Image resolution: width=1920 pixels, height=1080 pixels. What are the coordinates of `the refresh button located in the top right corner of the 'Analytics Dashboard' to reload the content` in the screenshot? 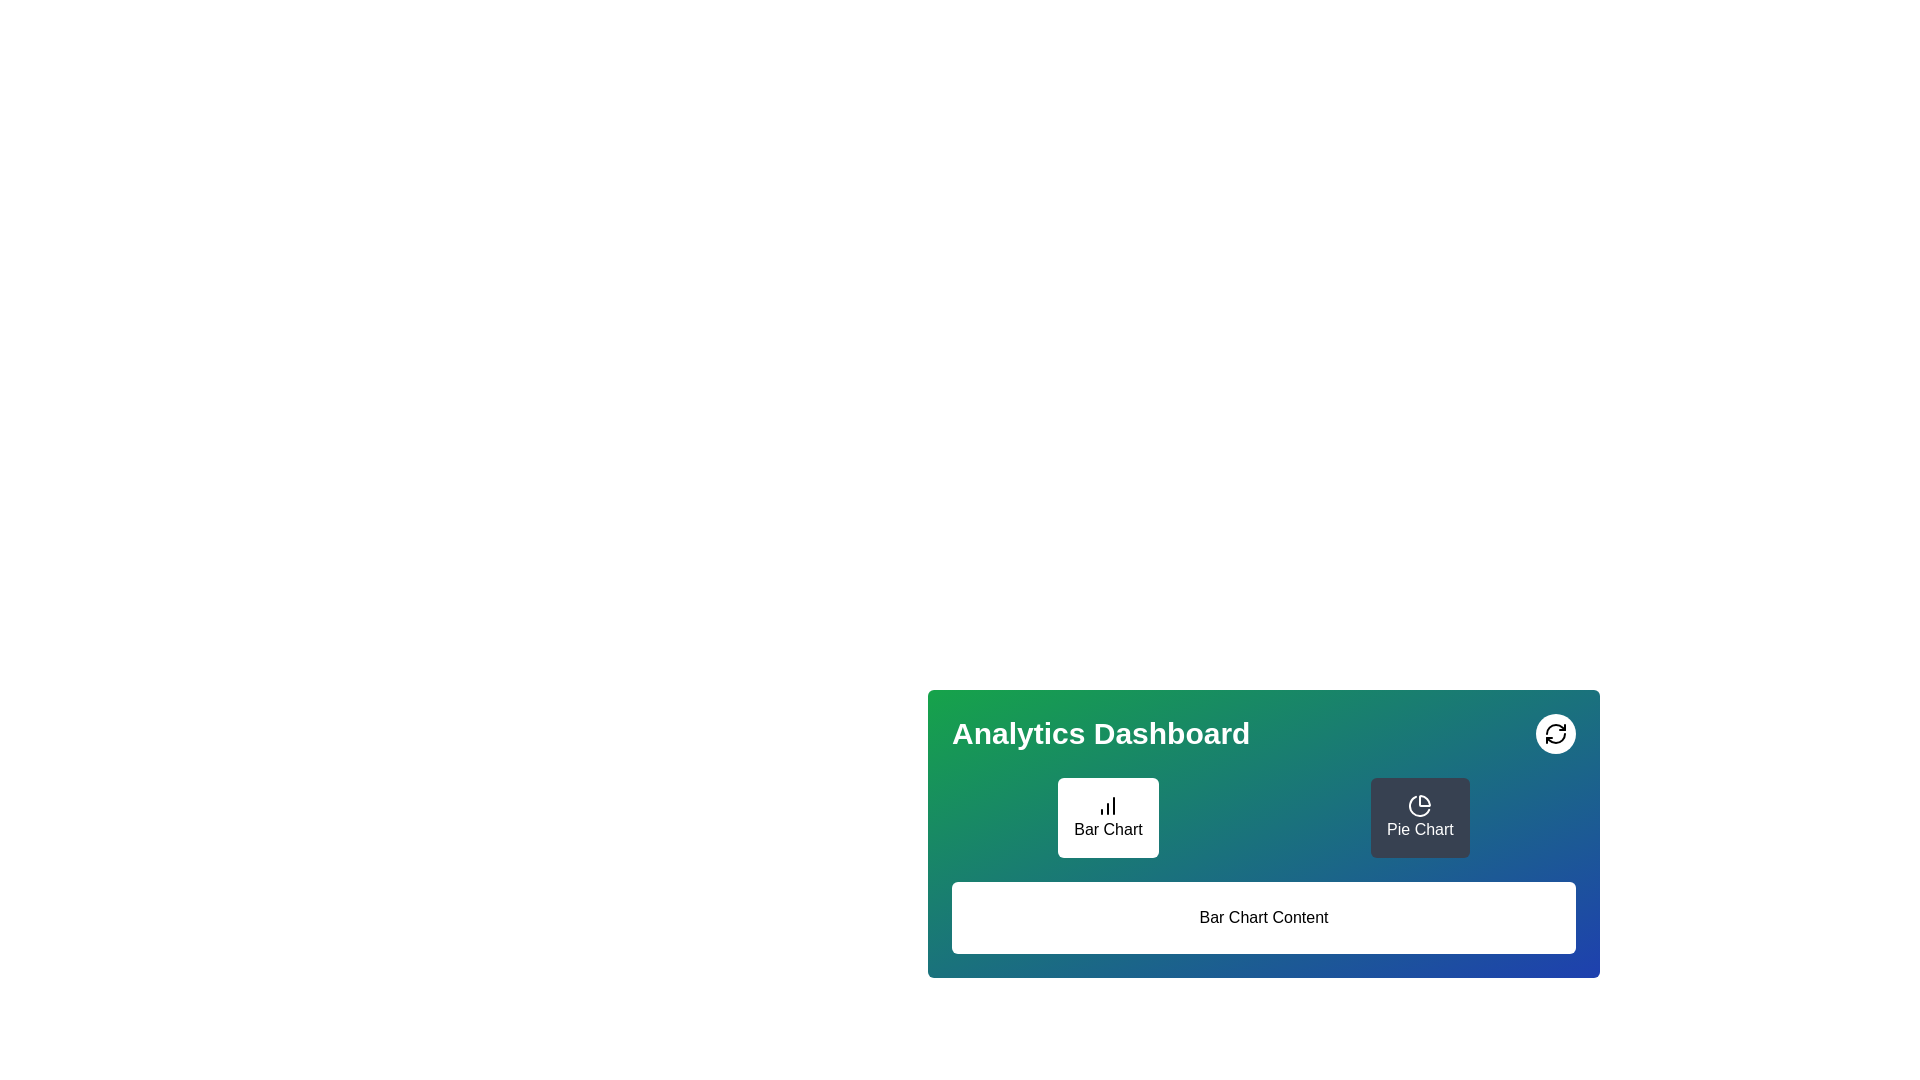 It's located at (1554, 733).